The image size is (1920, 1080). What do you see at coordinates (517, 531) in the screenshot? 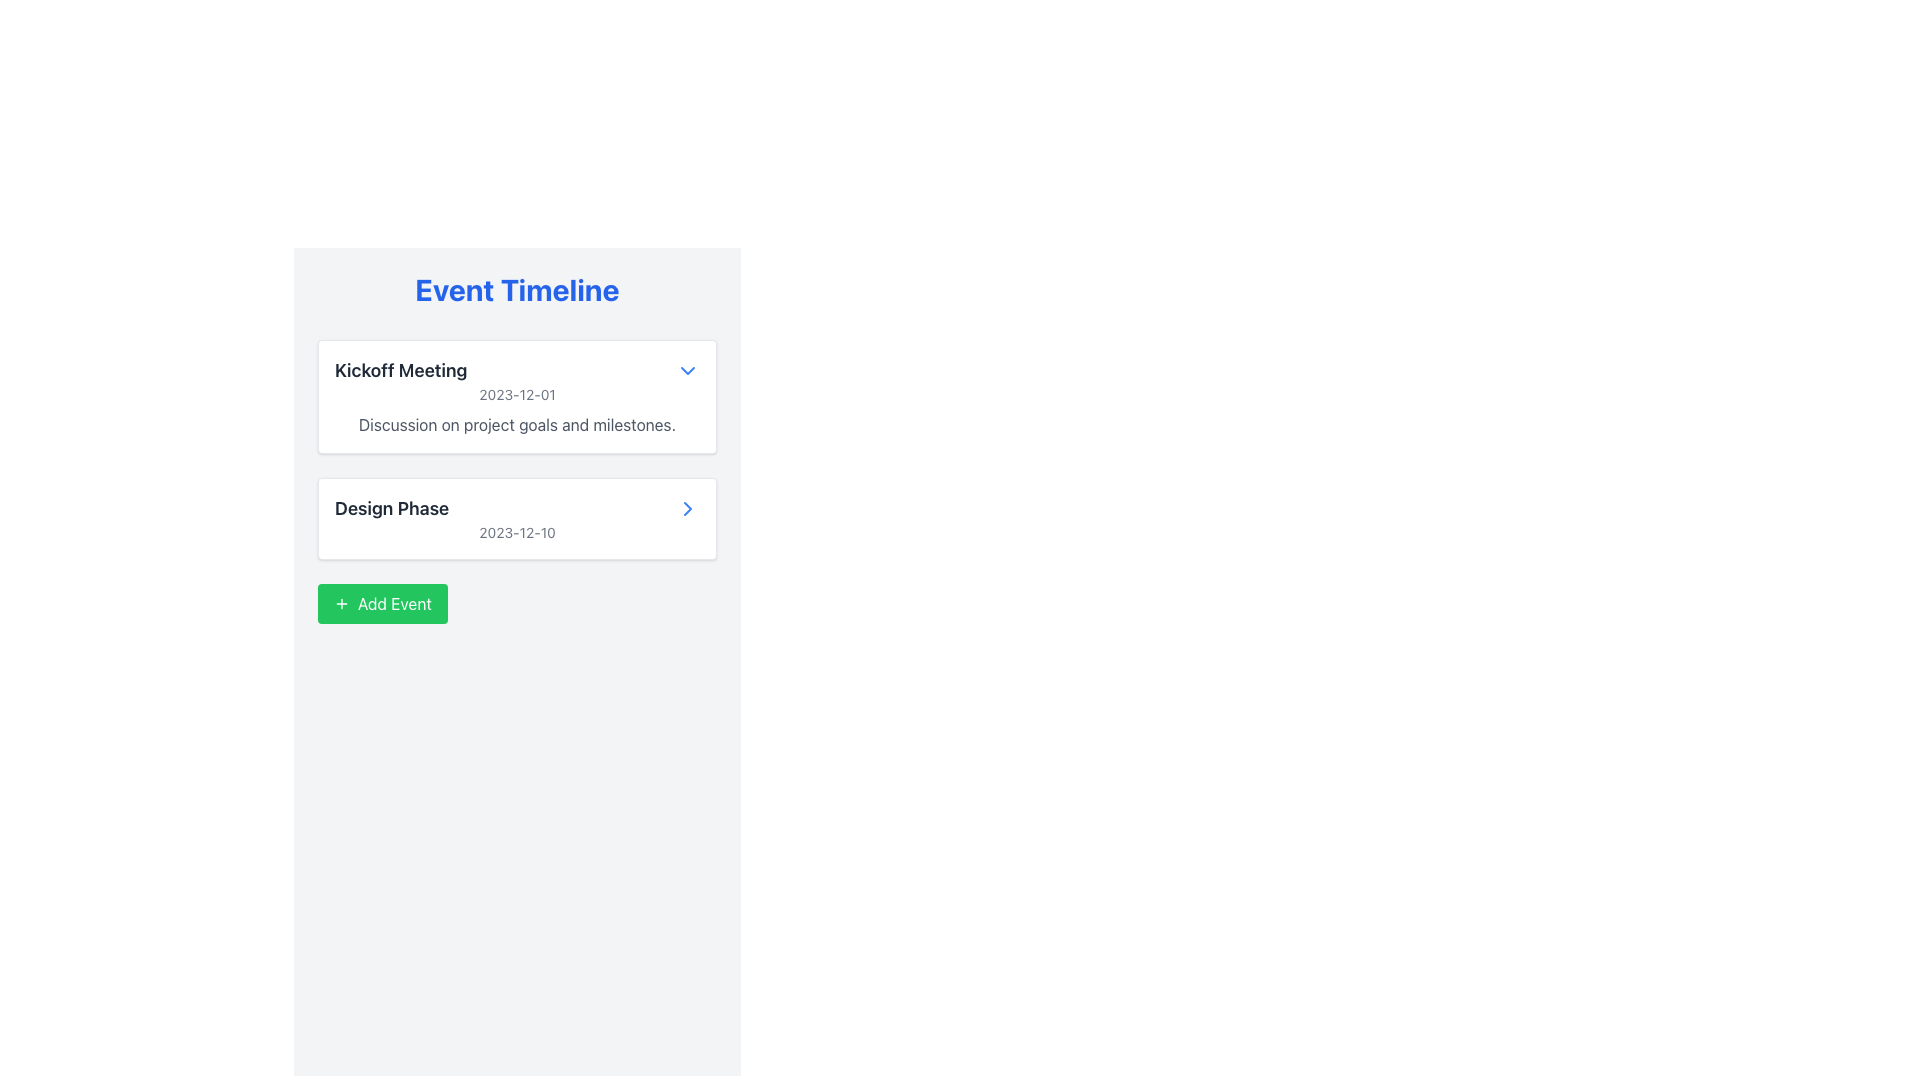
I see `the Text Label displaying the date of the 'Design Phase' event, located at the bottom of the 'Design Phase' card` at bounding box center [517, 531].